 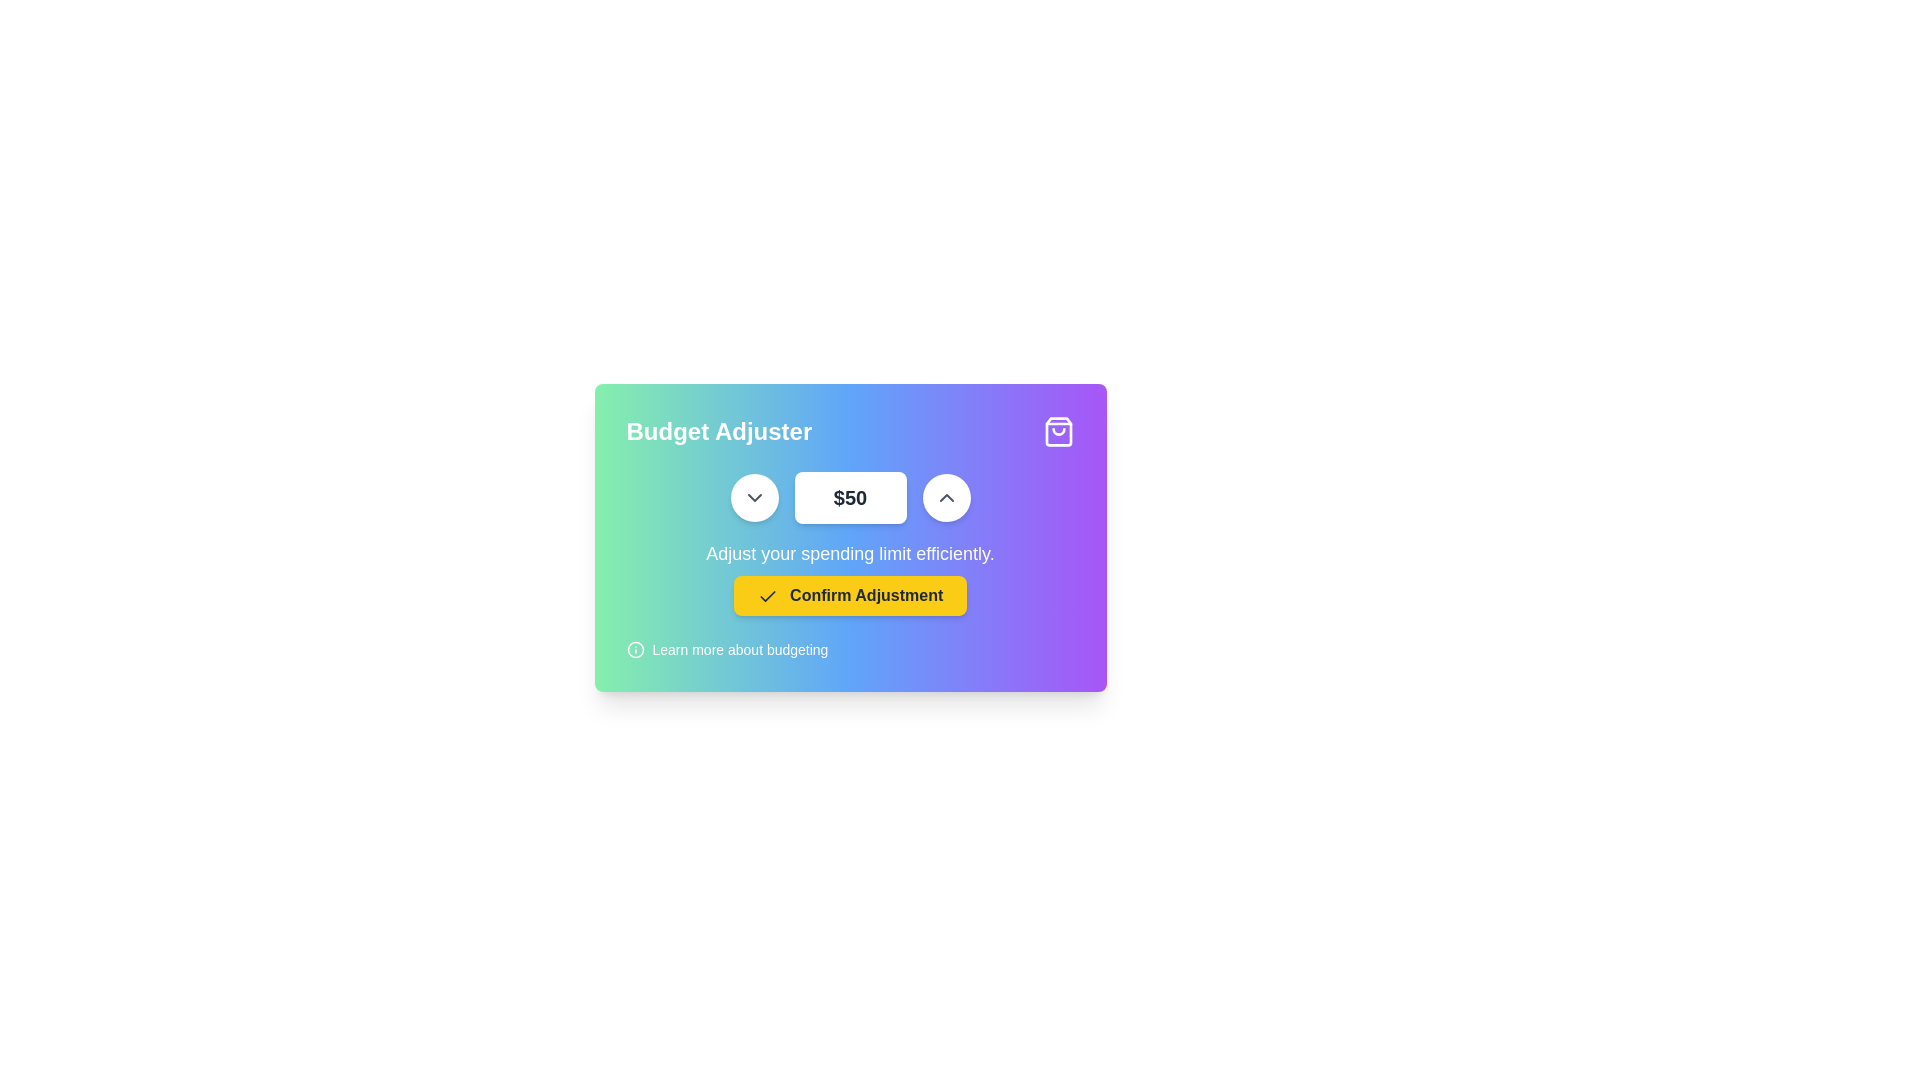 I want to click on visual header bar titled 'Budget Adjuster' featuring a shopping bag icon, located at the top of the card interface, so click(x=850, y=431).